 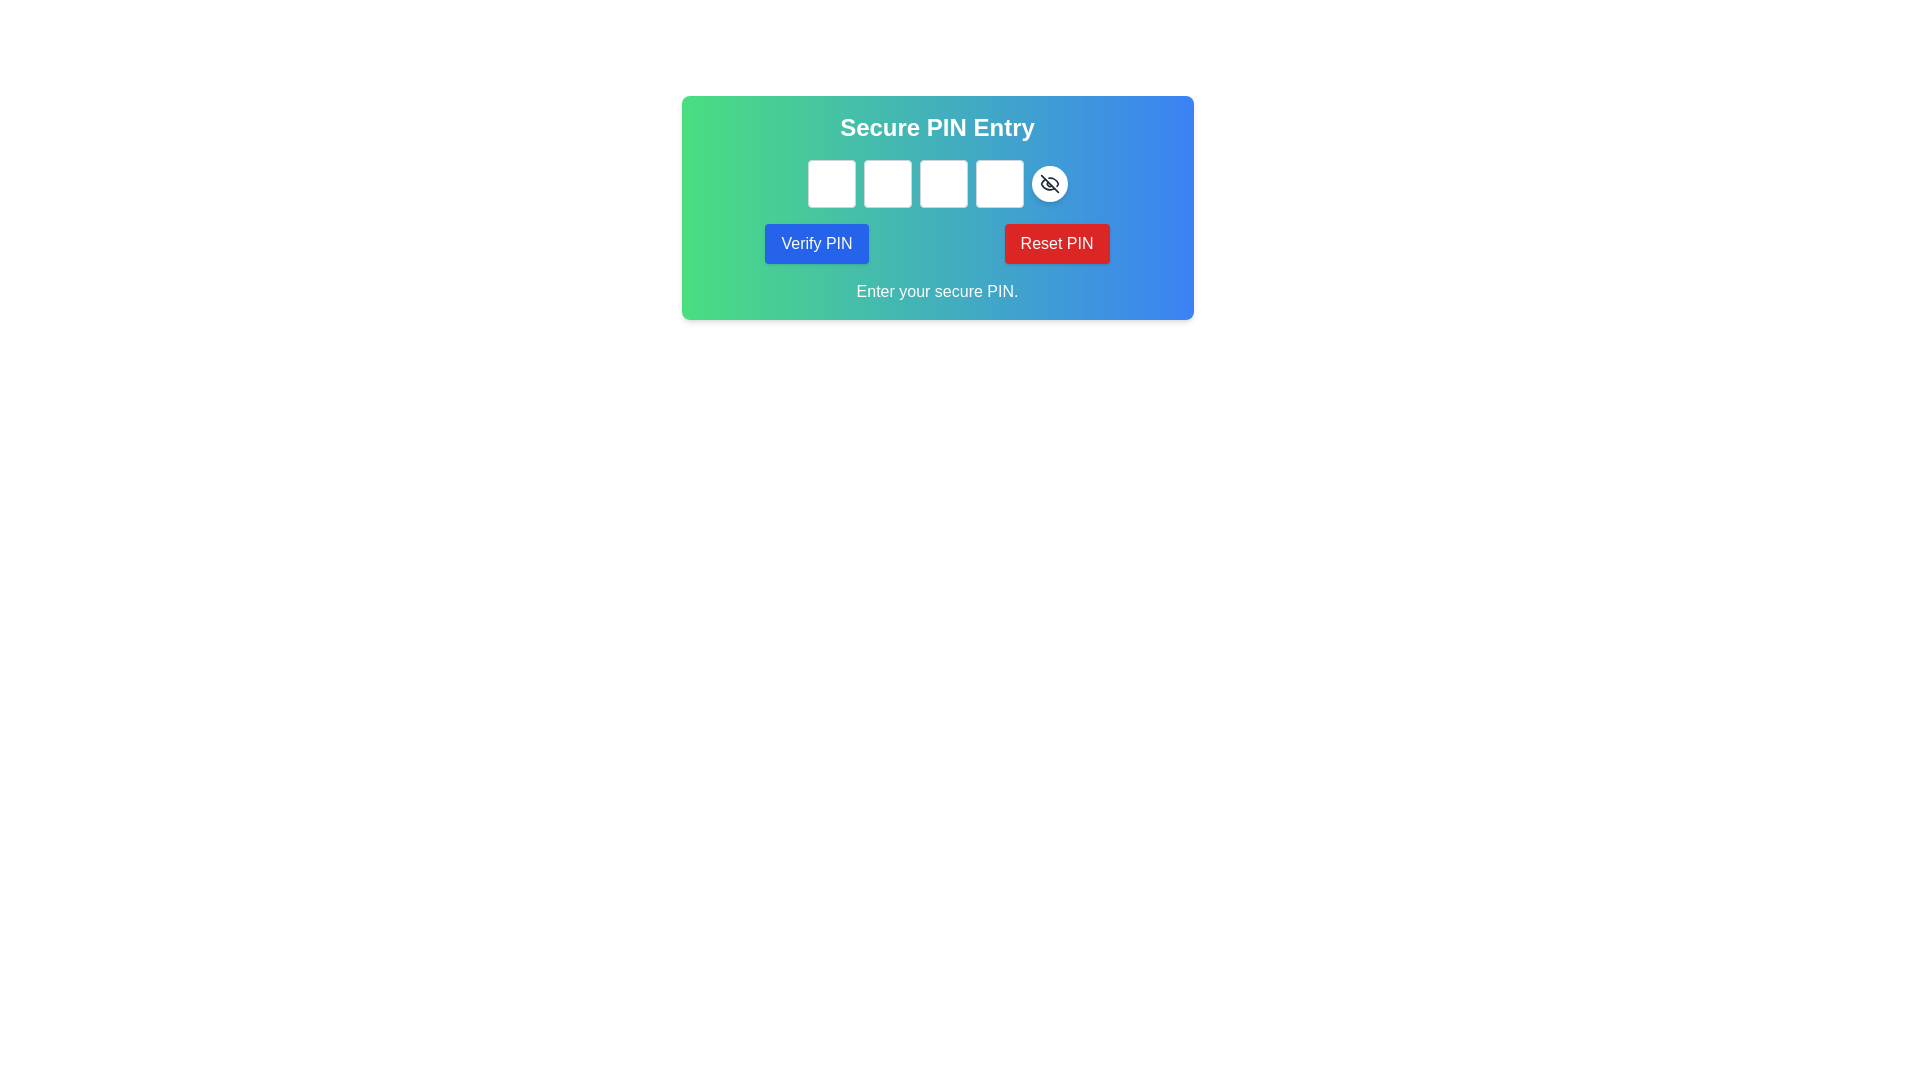 I want to click on the eye icon on the far right side of the PIN input area, so click(x=1048, y=184).